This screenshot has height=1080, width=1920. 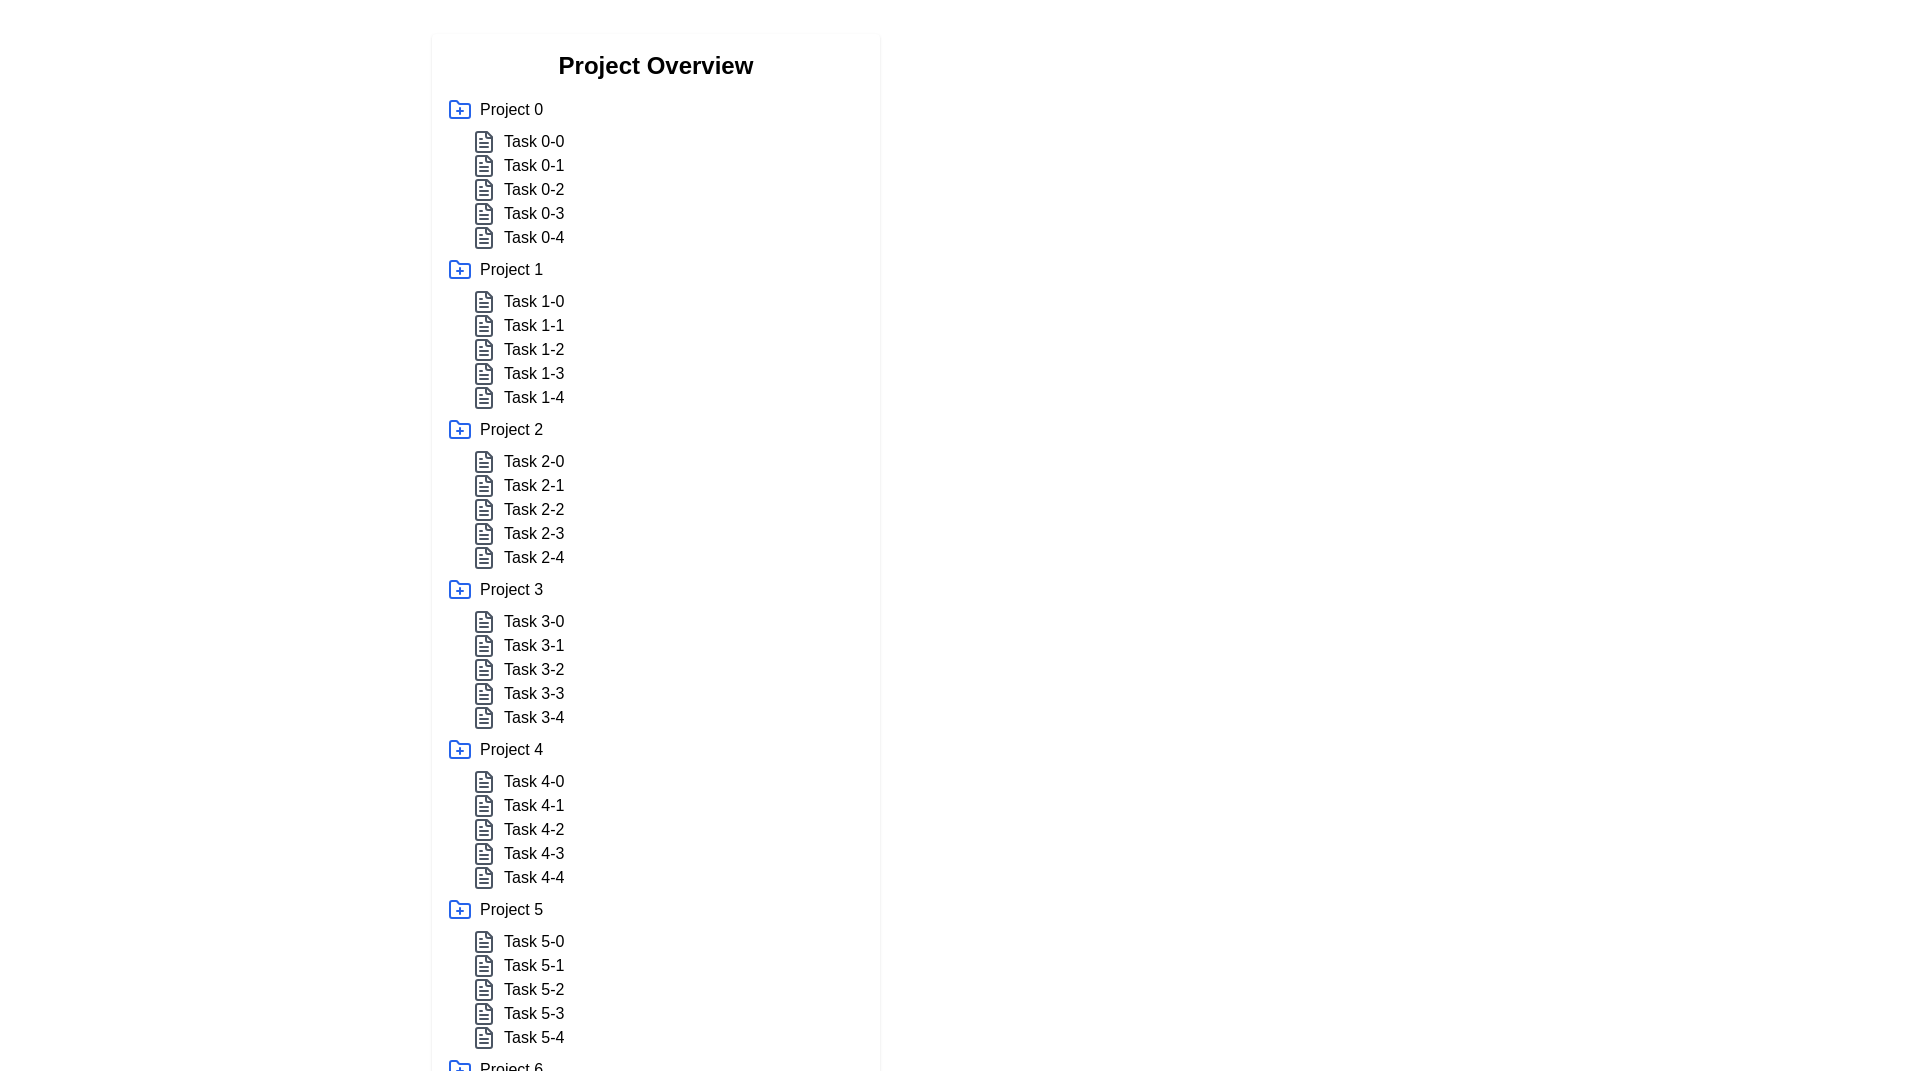 What do you see at coordinates (484, 964) in the screenshot?
I see `the document icon representing 'Task 5-1' under 'Project 5' in the main list by clicking on it` at bounding box center [484, 964].